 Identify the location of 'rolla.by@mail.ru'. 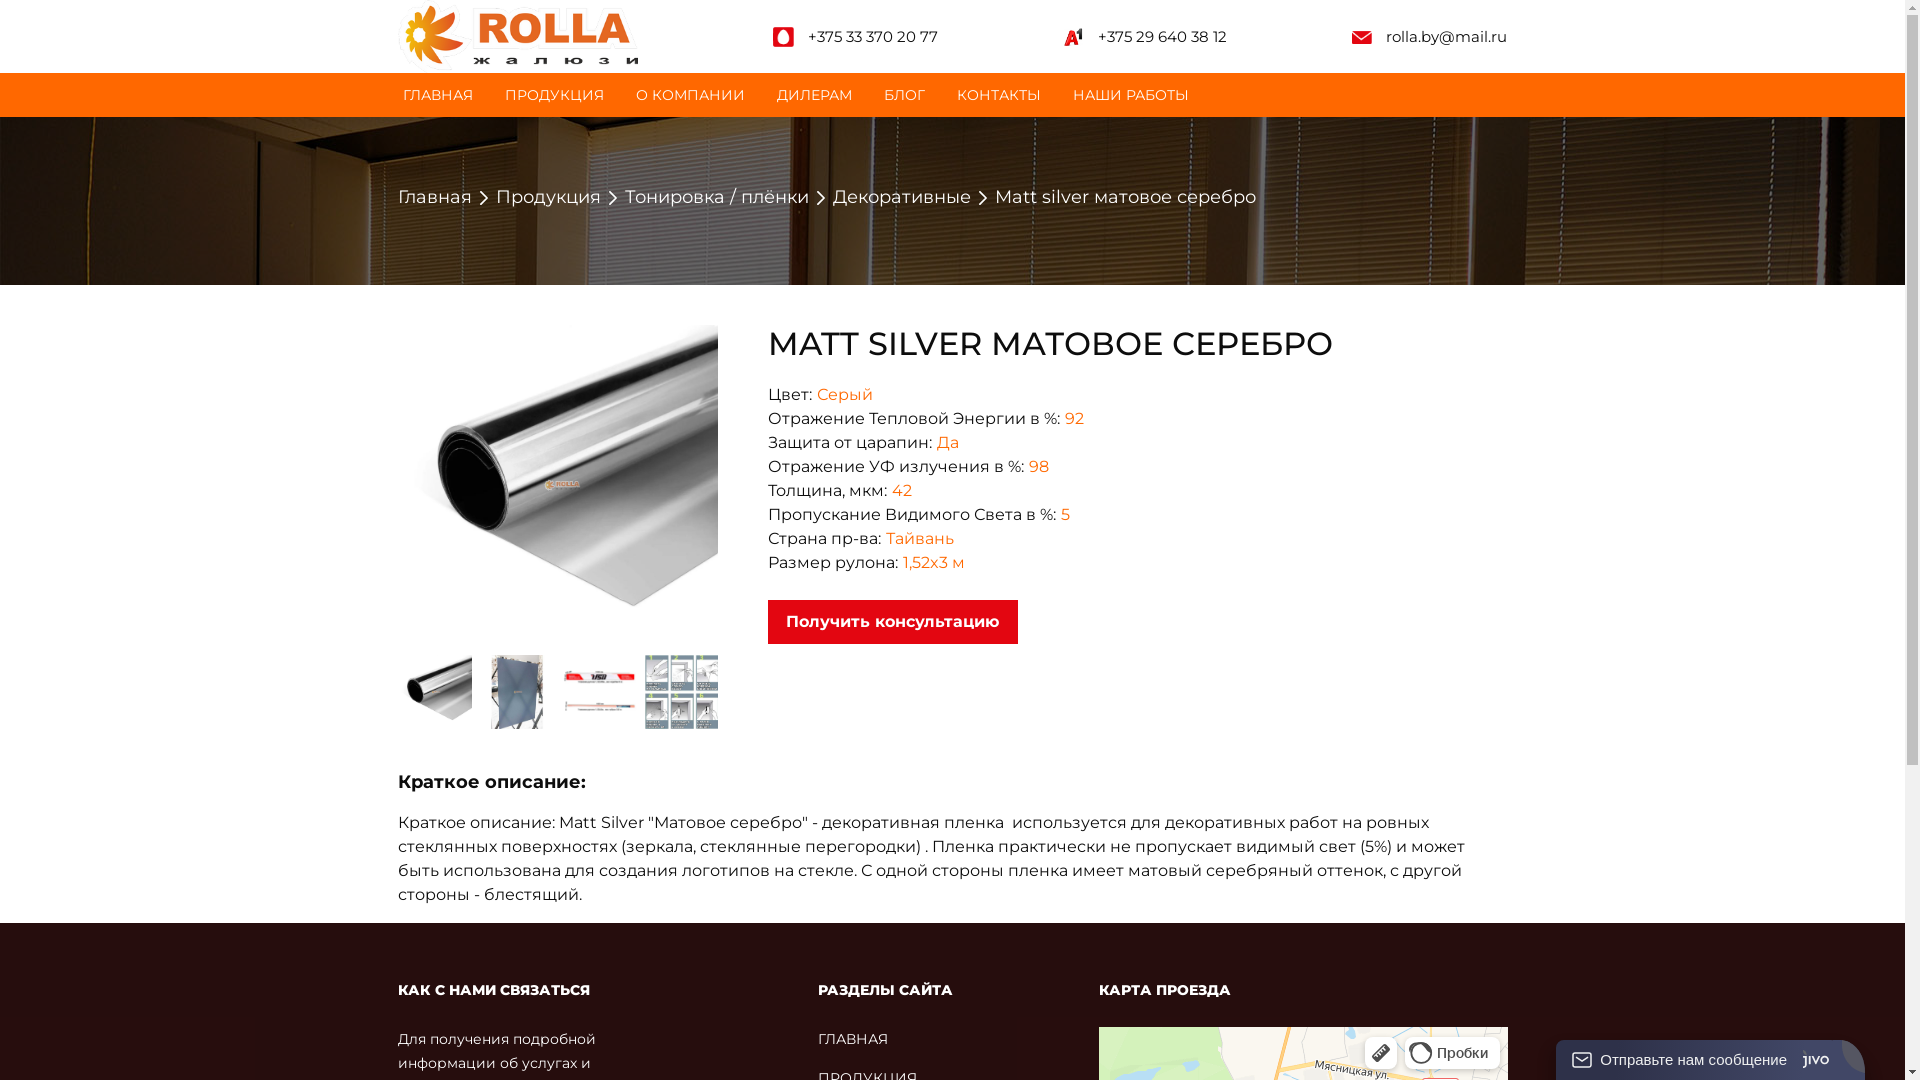
(1446, 35).